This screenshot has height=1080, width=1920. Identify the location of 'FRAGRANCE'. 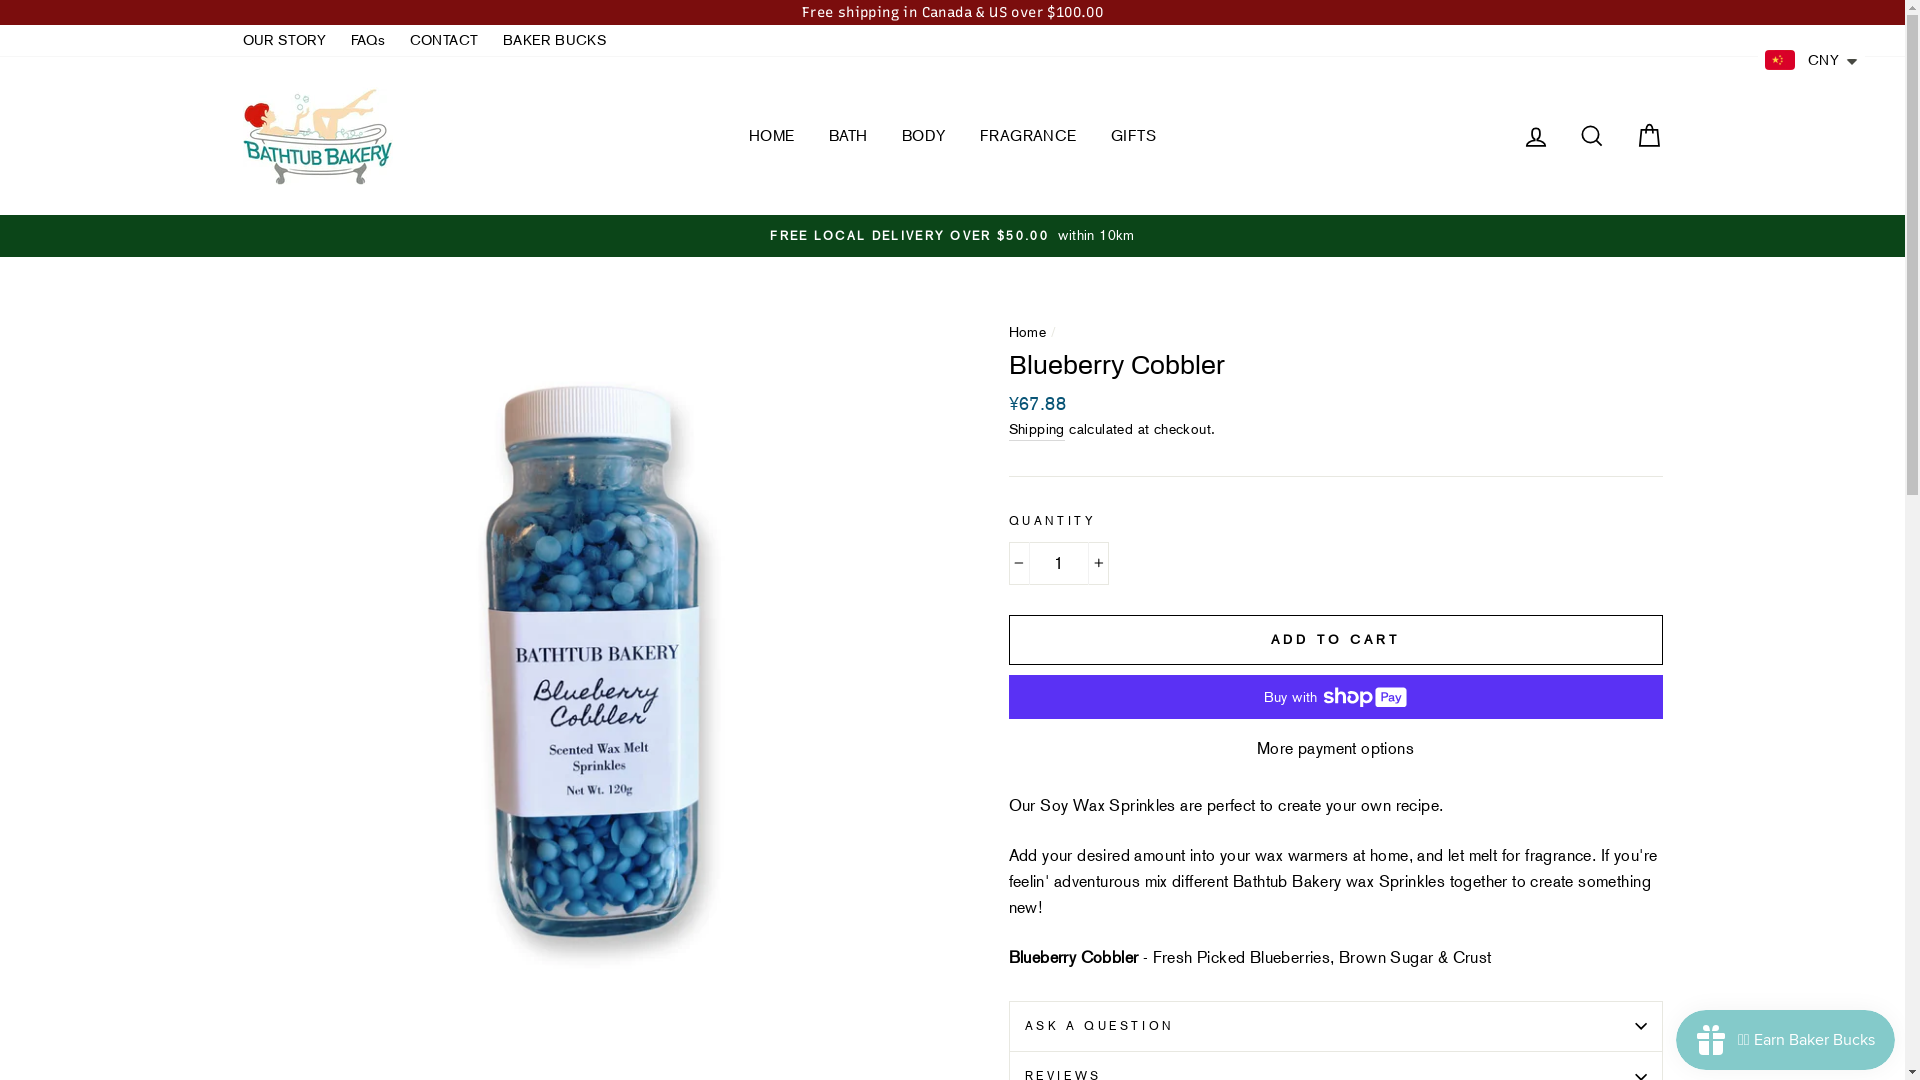
(1028, 135).